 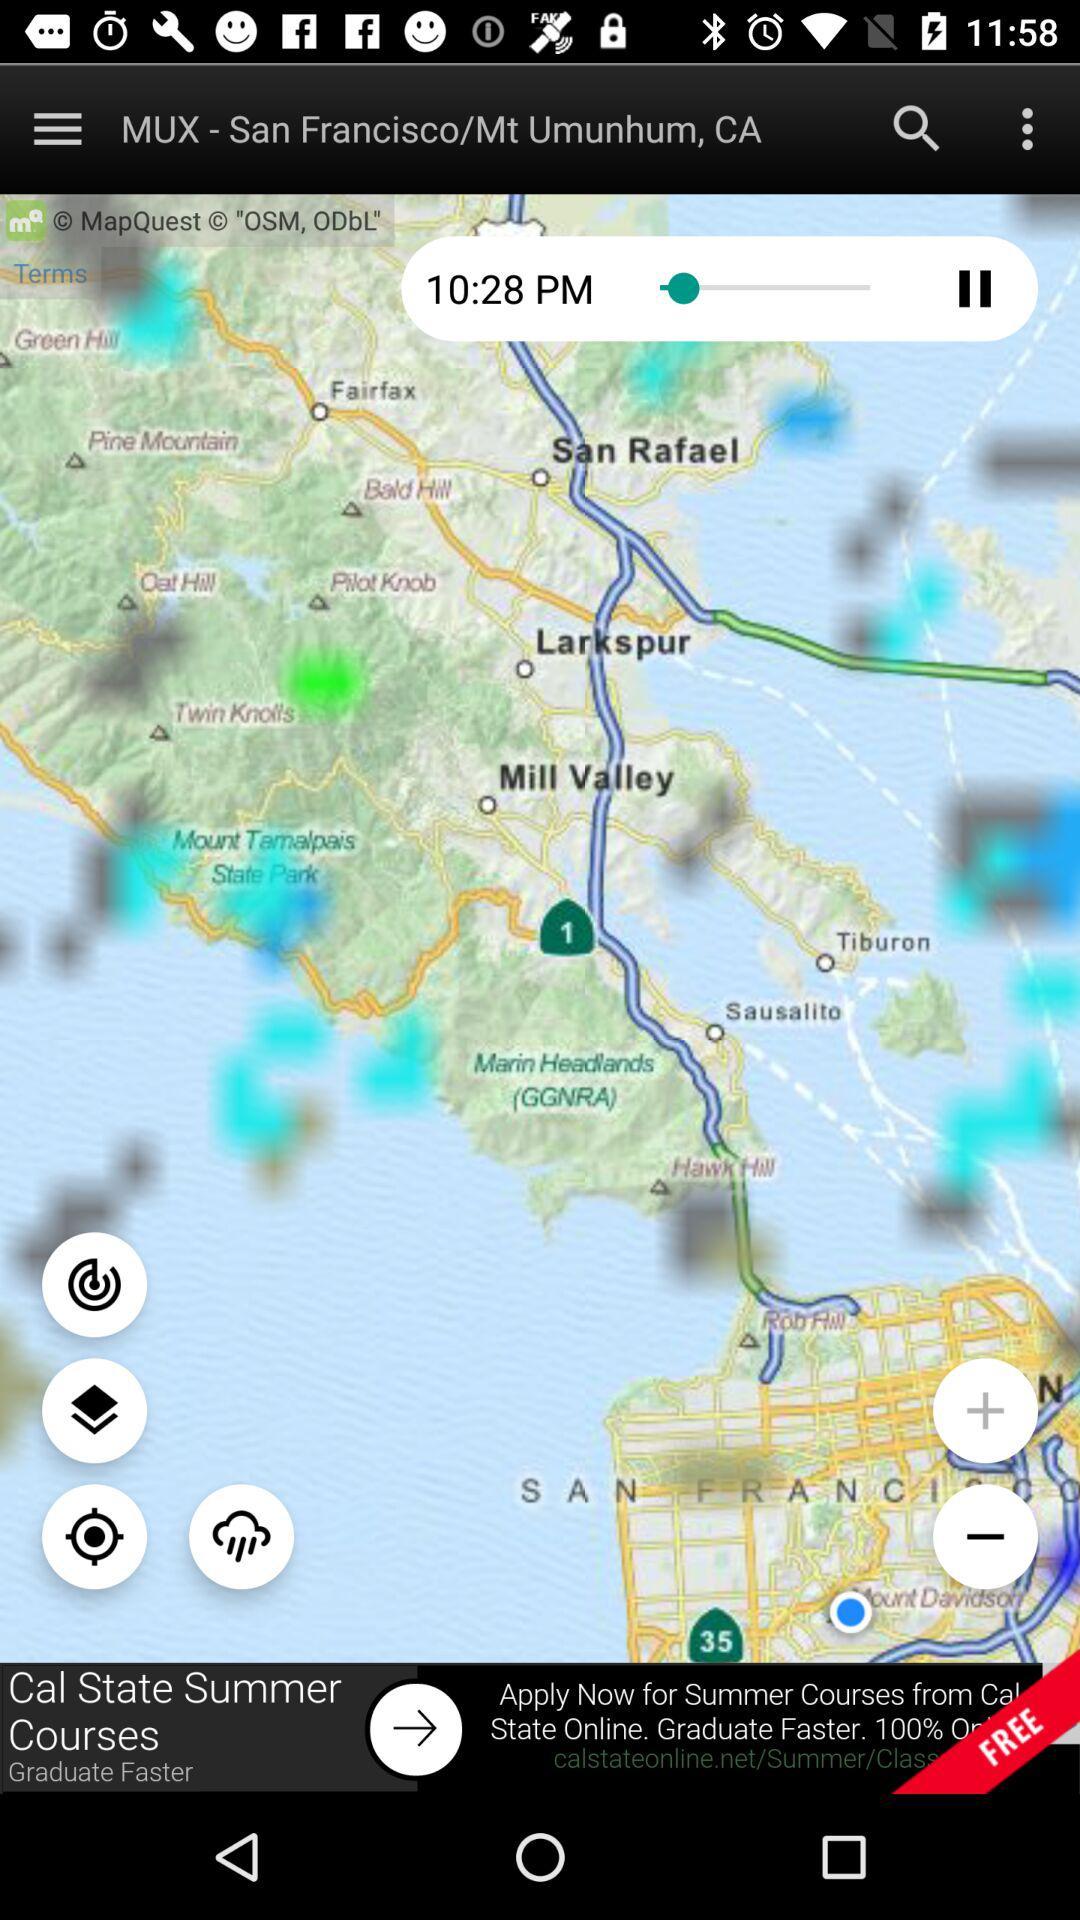 I want to click on advertisement image, so click(x=540, y=1727).